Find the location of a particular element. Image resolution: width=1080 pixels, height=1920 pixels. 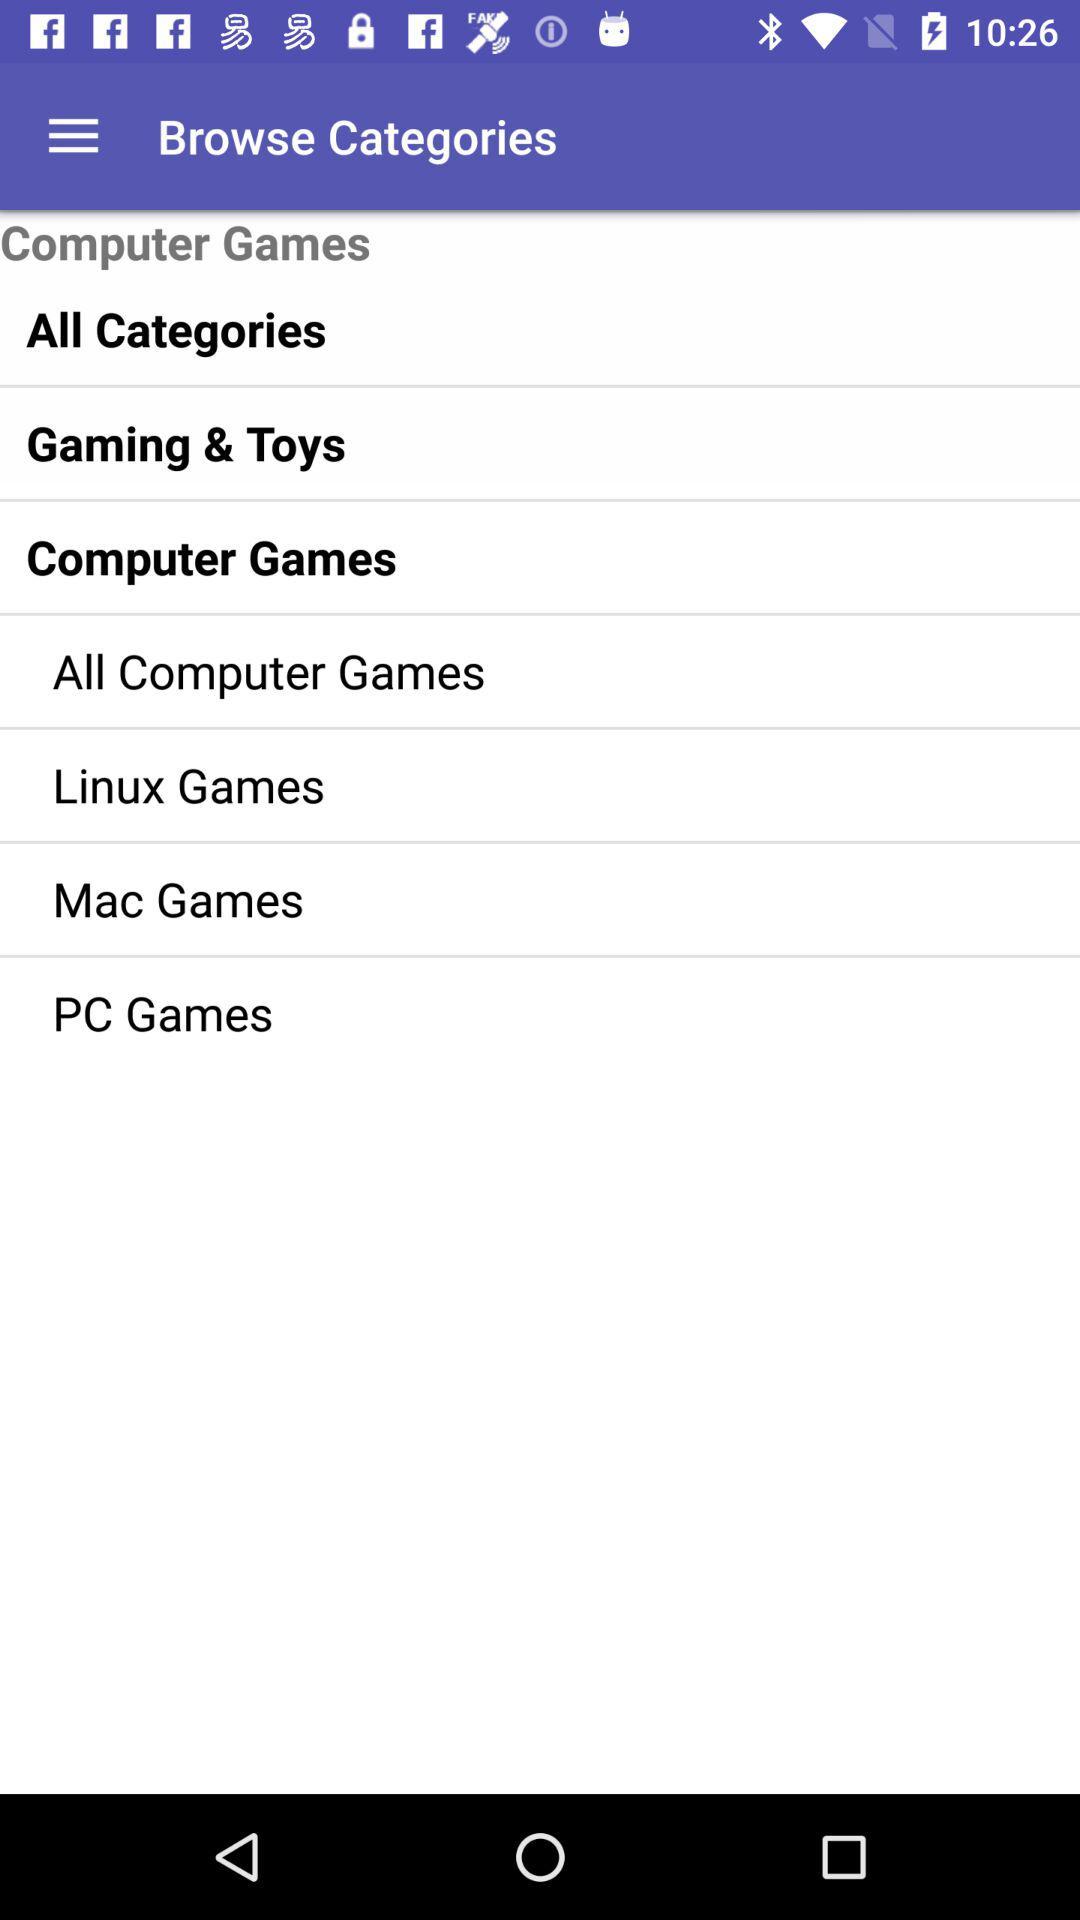

icon below the linux games is located at coordinates (510, 897).